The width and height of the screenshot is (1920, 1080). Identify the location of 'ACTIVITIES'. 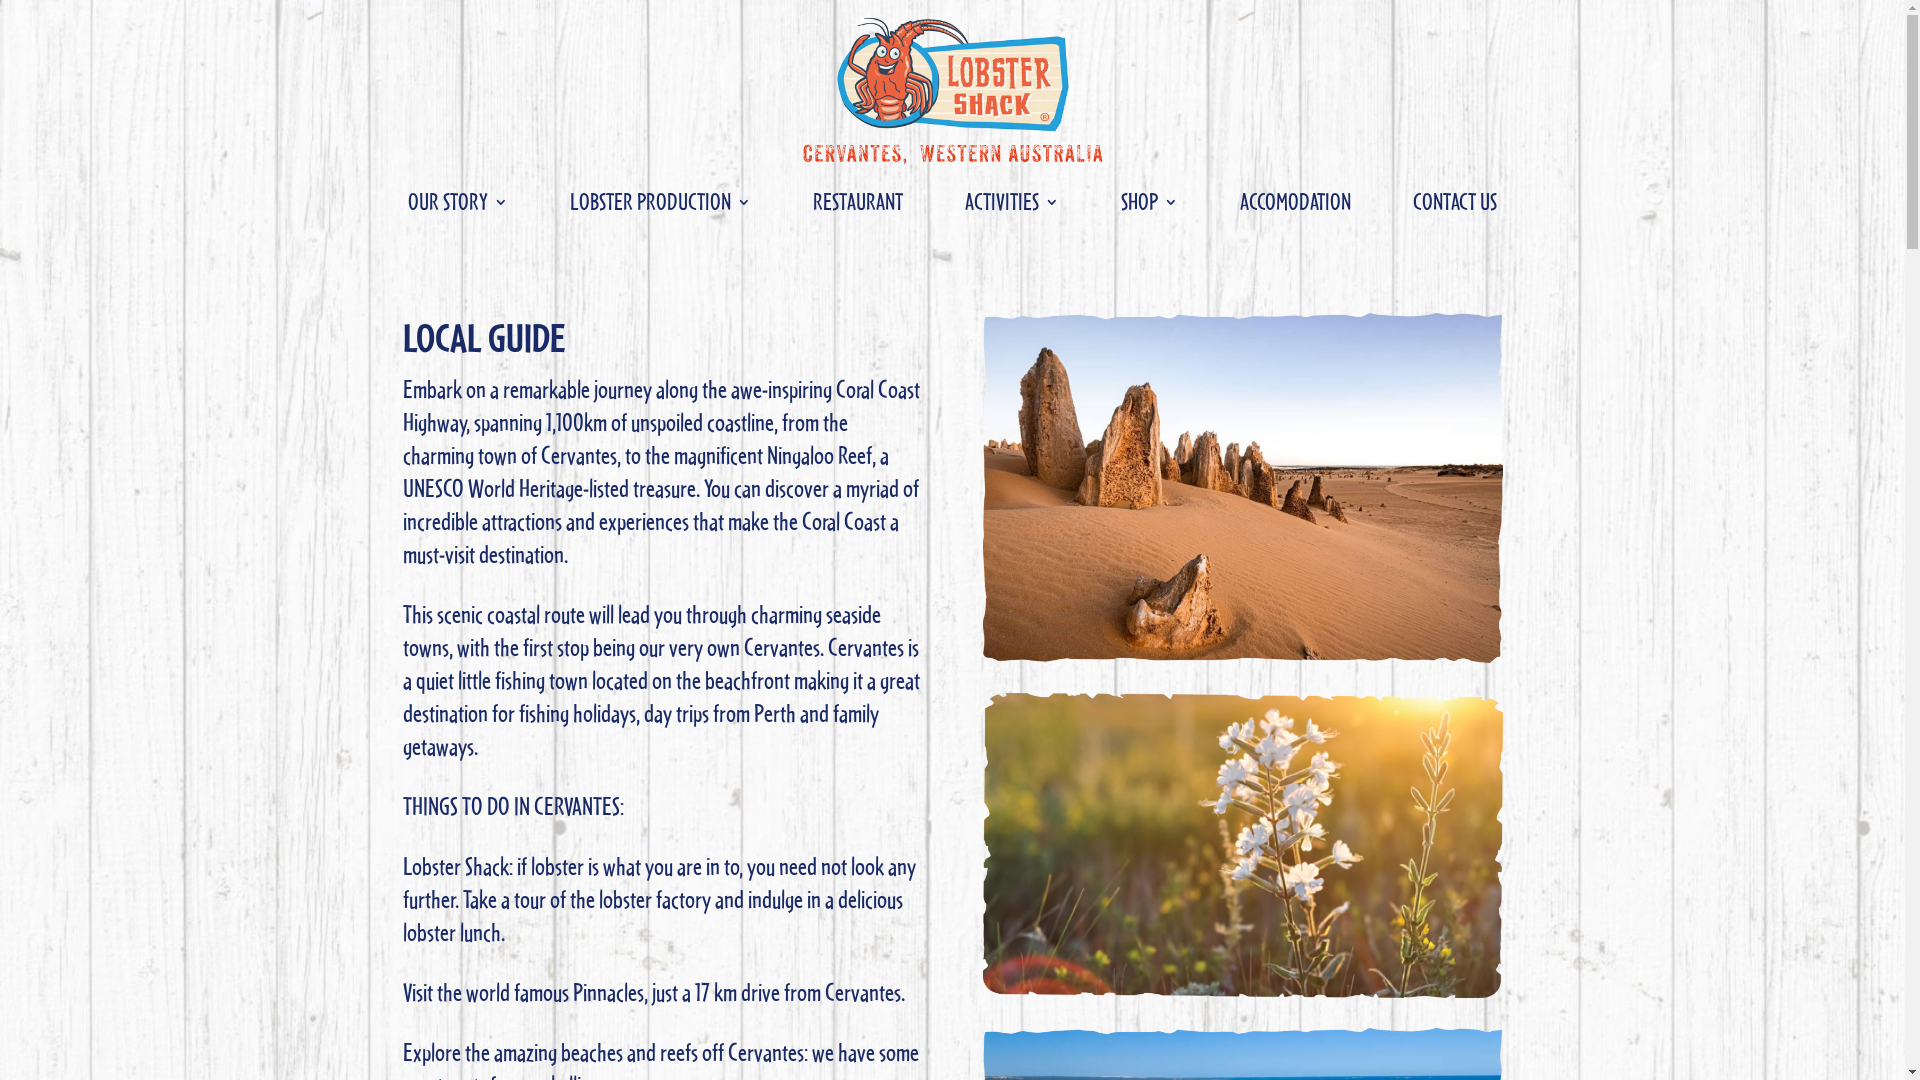
(964, 205).